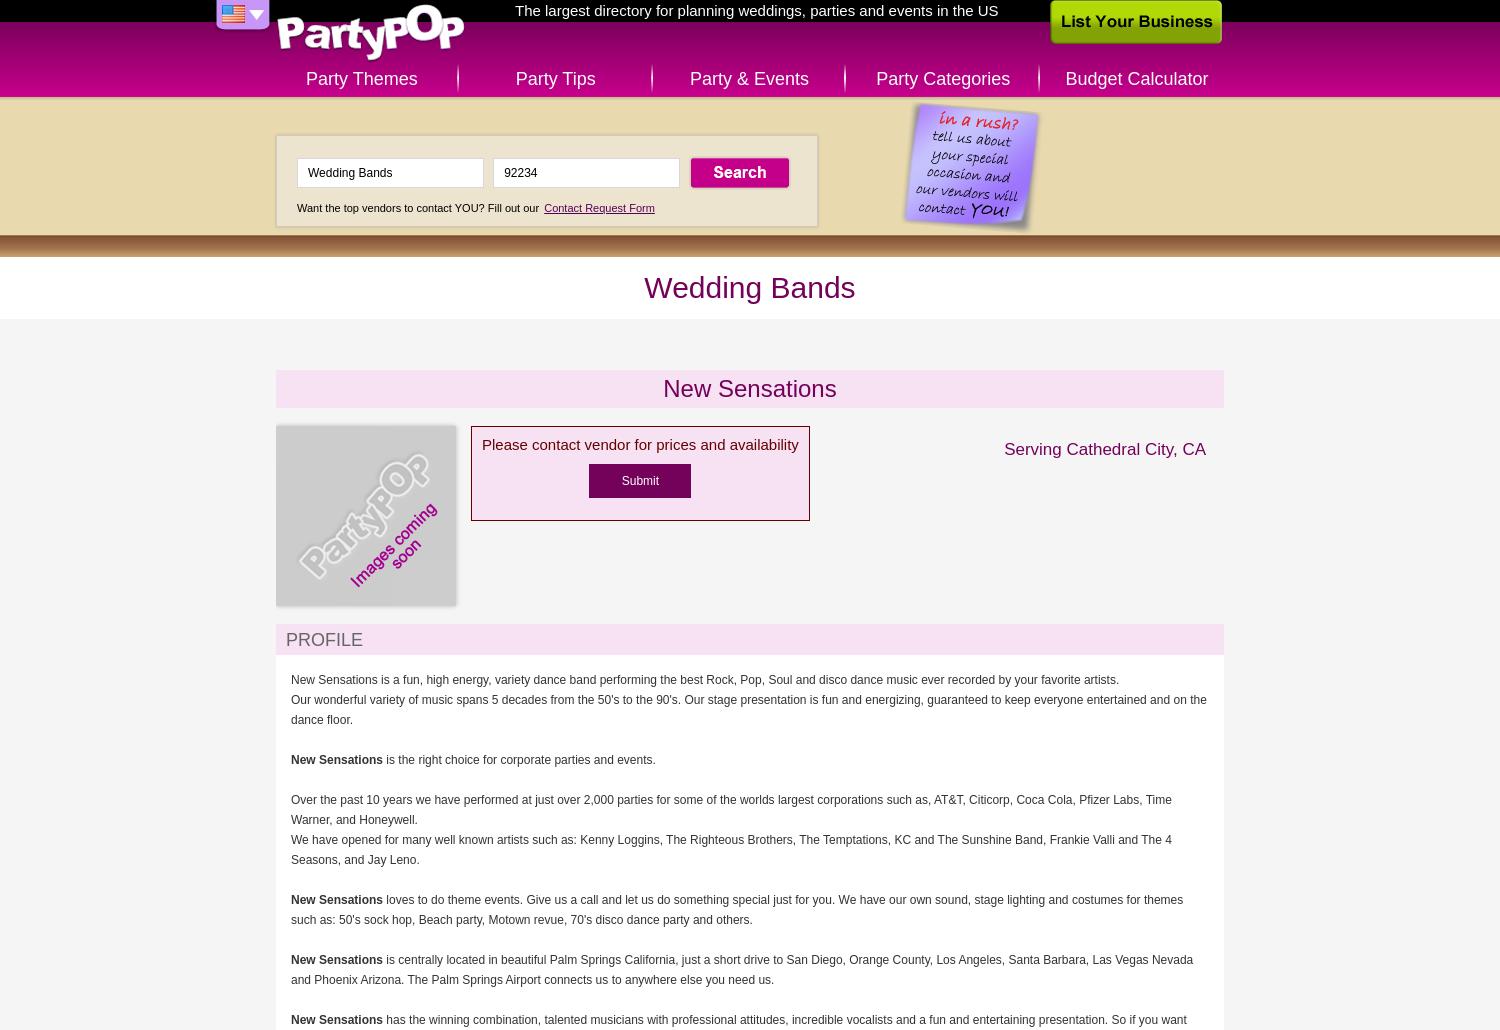  What do you see at coordinates (1136, 79) in the screenshot?
I see `'Budget Calculator'` at bounding box center [1136, 79].